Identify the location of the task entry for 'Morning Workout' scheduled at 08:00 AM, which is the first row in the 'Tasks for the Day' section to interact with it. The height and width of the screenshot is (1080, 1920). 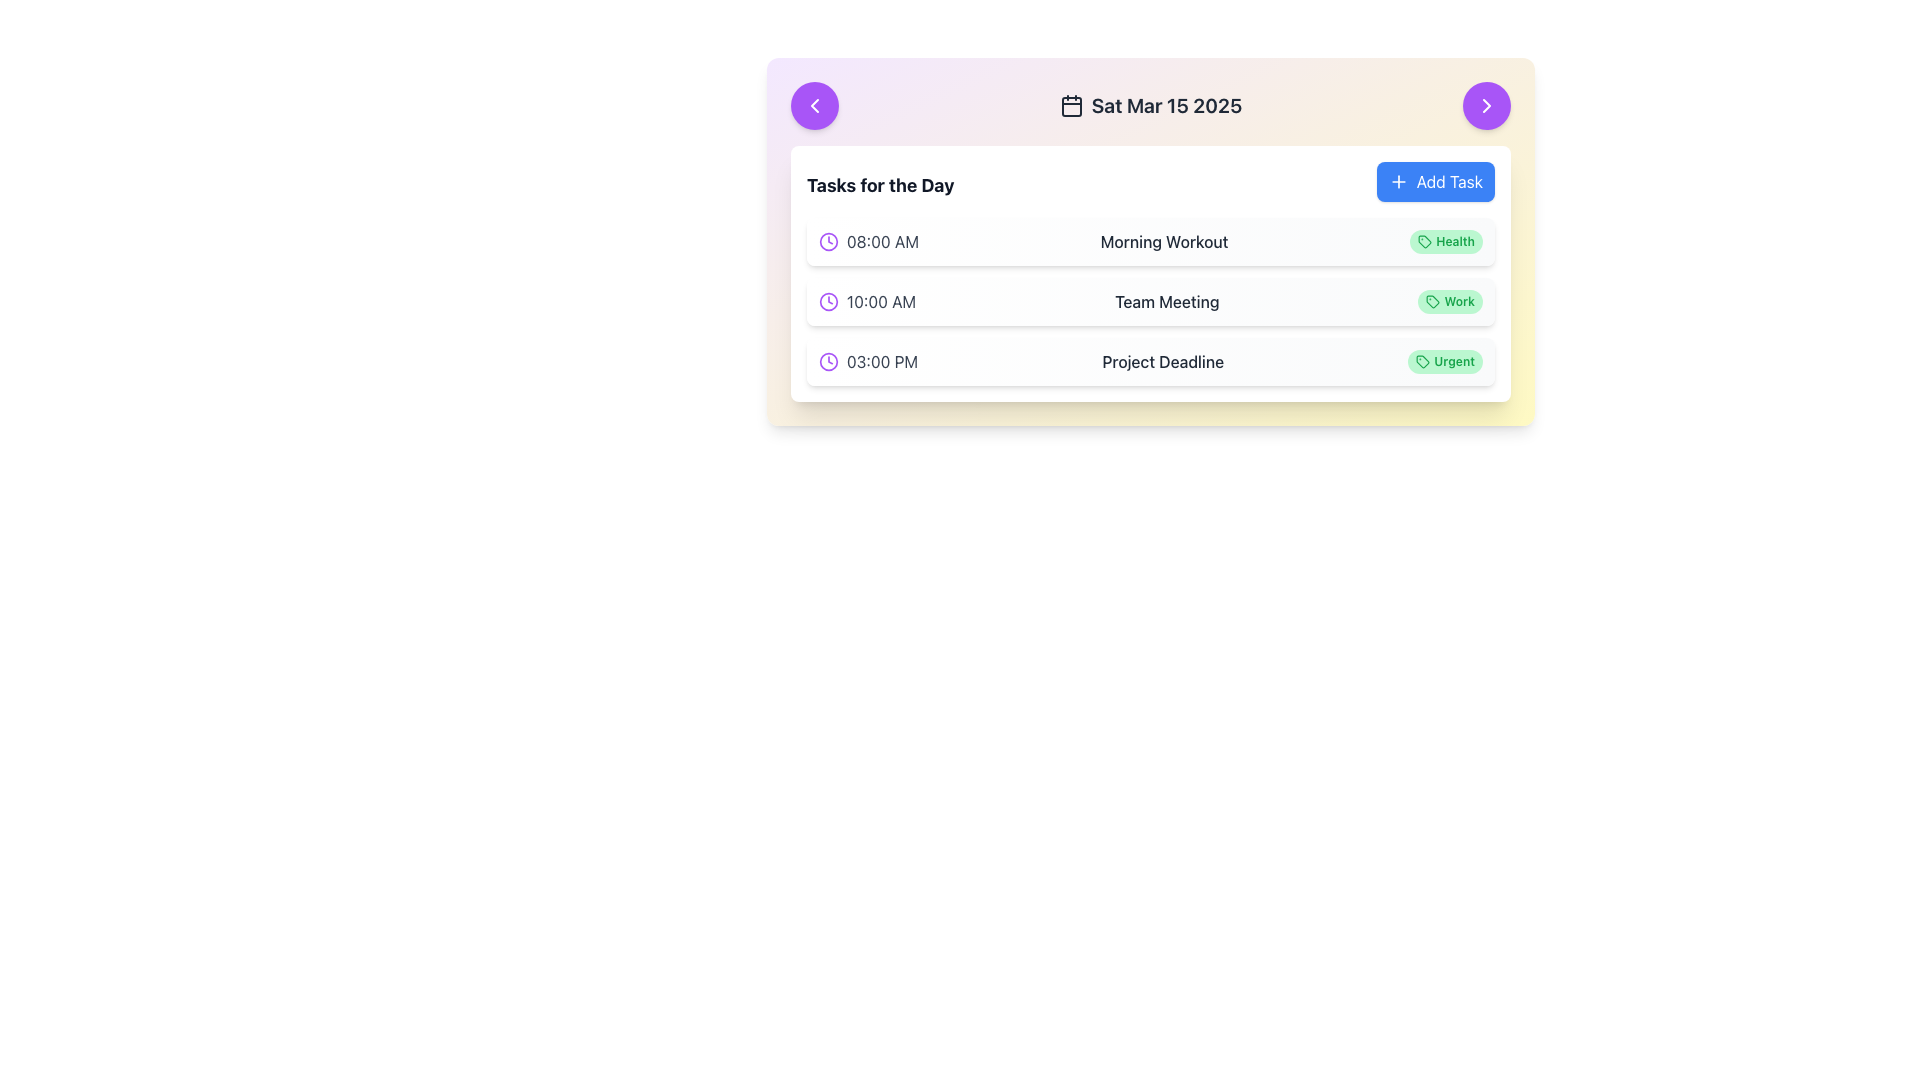
(1151, 241).